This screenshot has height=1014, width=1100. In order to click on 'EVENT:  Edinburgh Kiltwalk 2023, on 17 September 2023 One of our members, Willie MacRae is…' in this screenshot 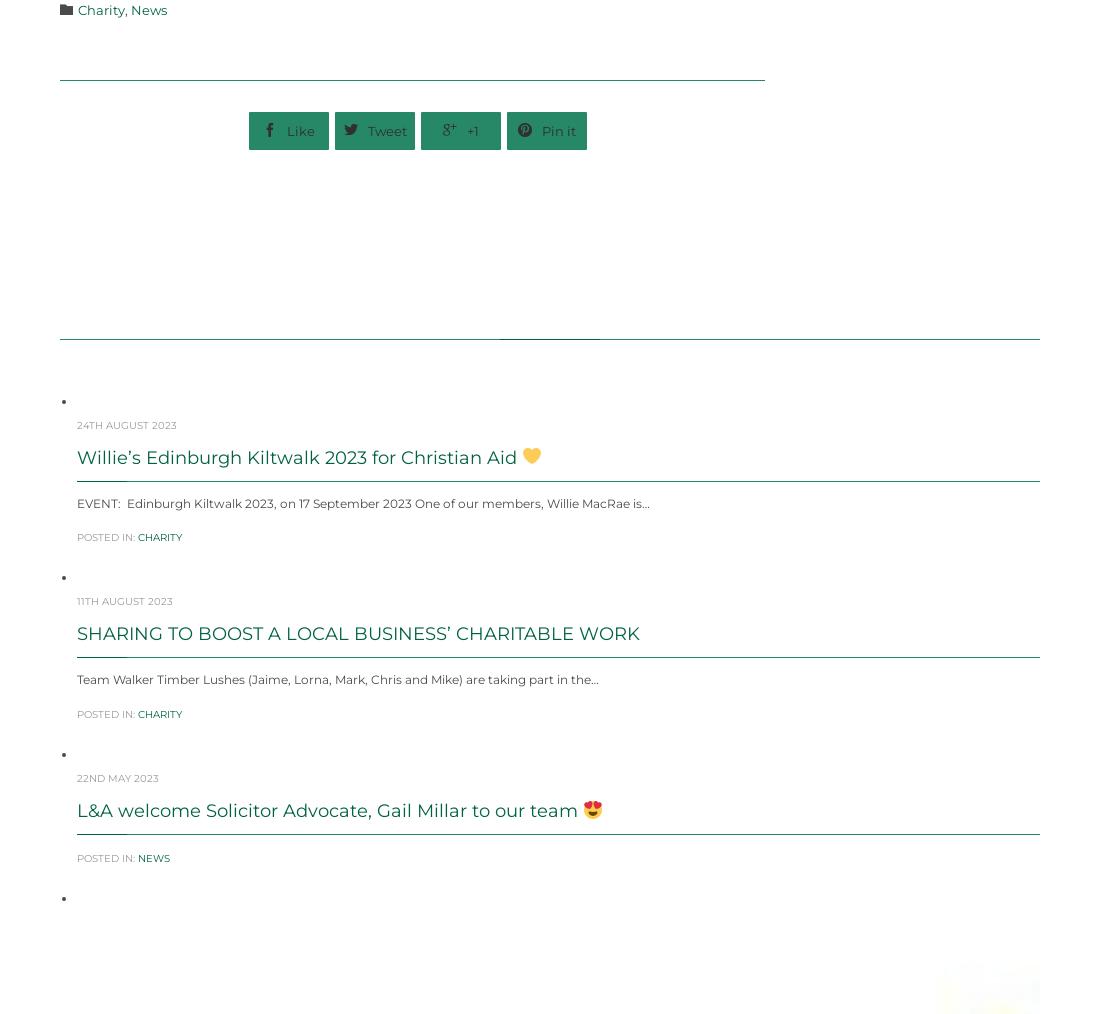, I will do `click(362, 550)`.